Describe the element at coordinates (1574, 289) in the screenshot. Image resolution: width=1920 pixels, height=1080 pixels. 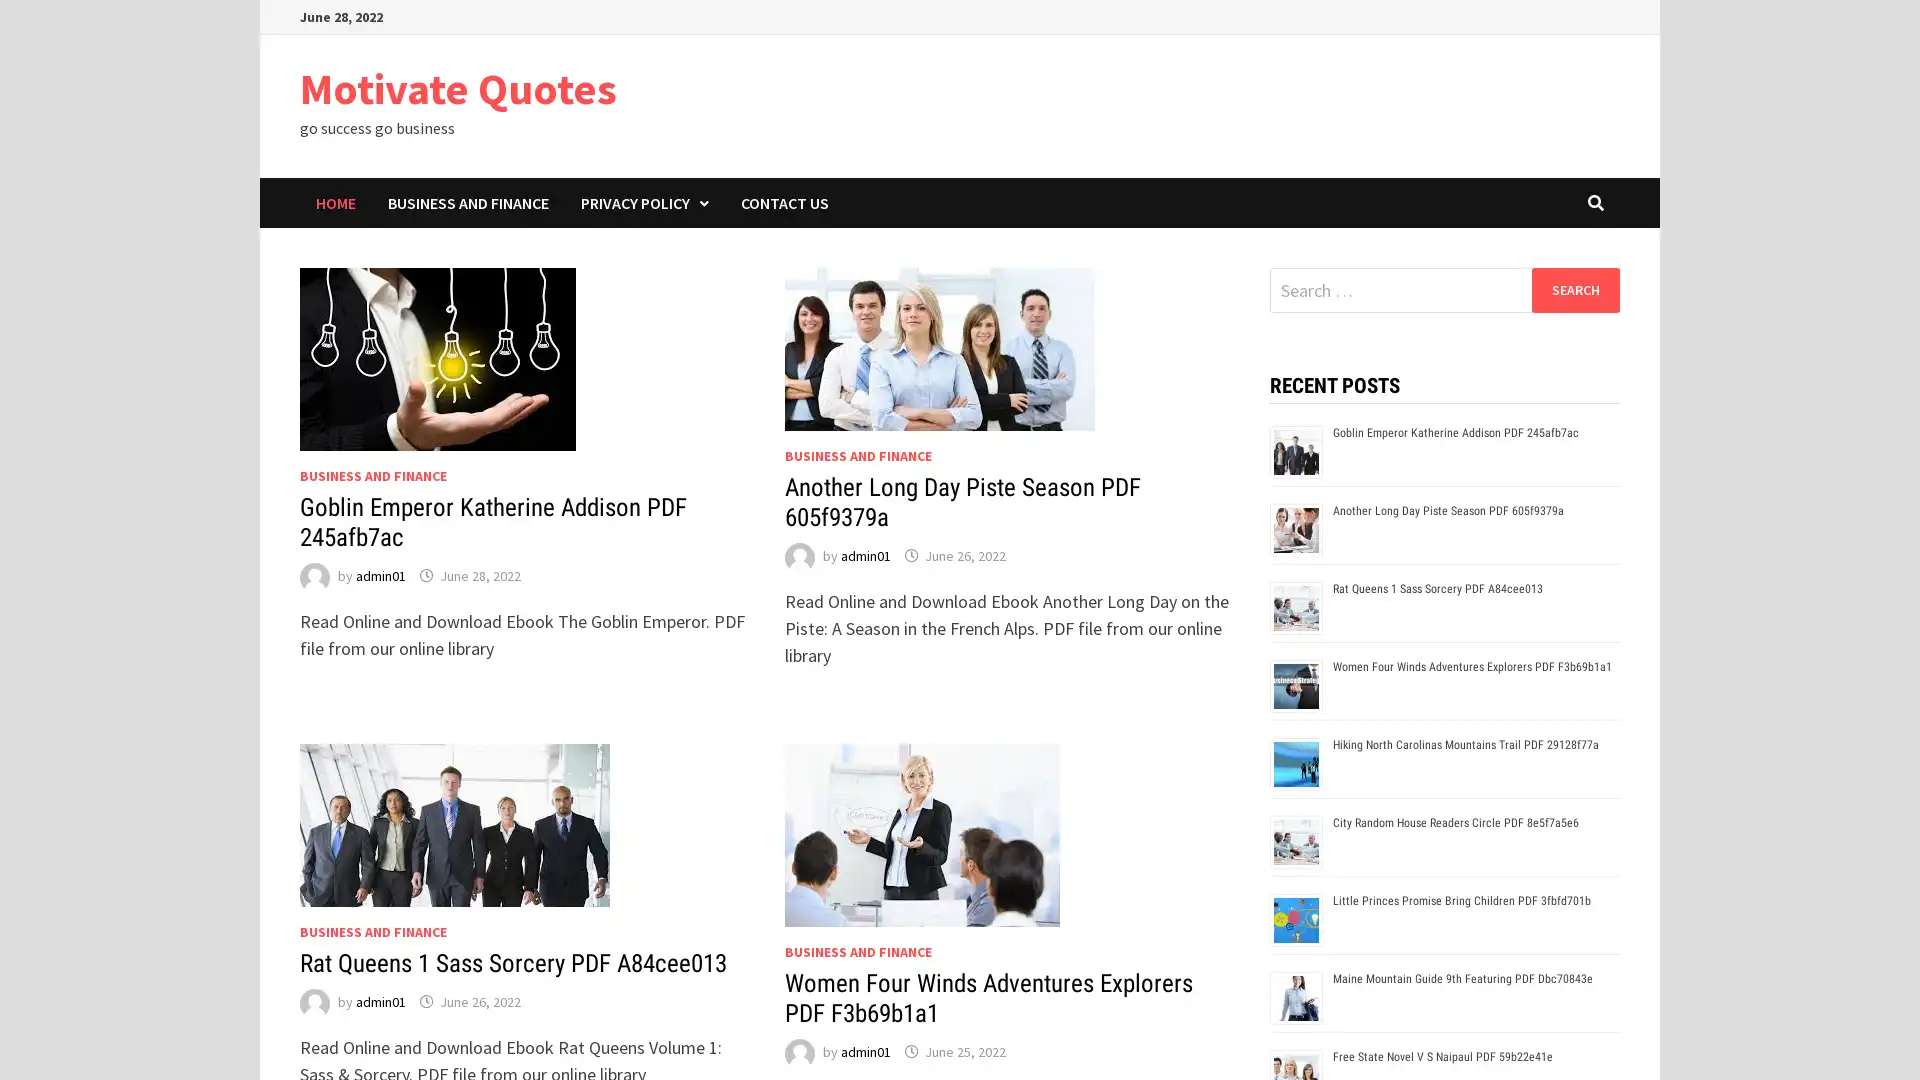
I see `Search` at that location.